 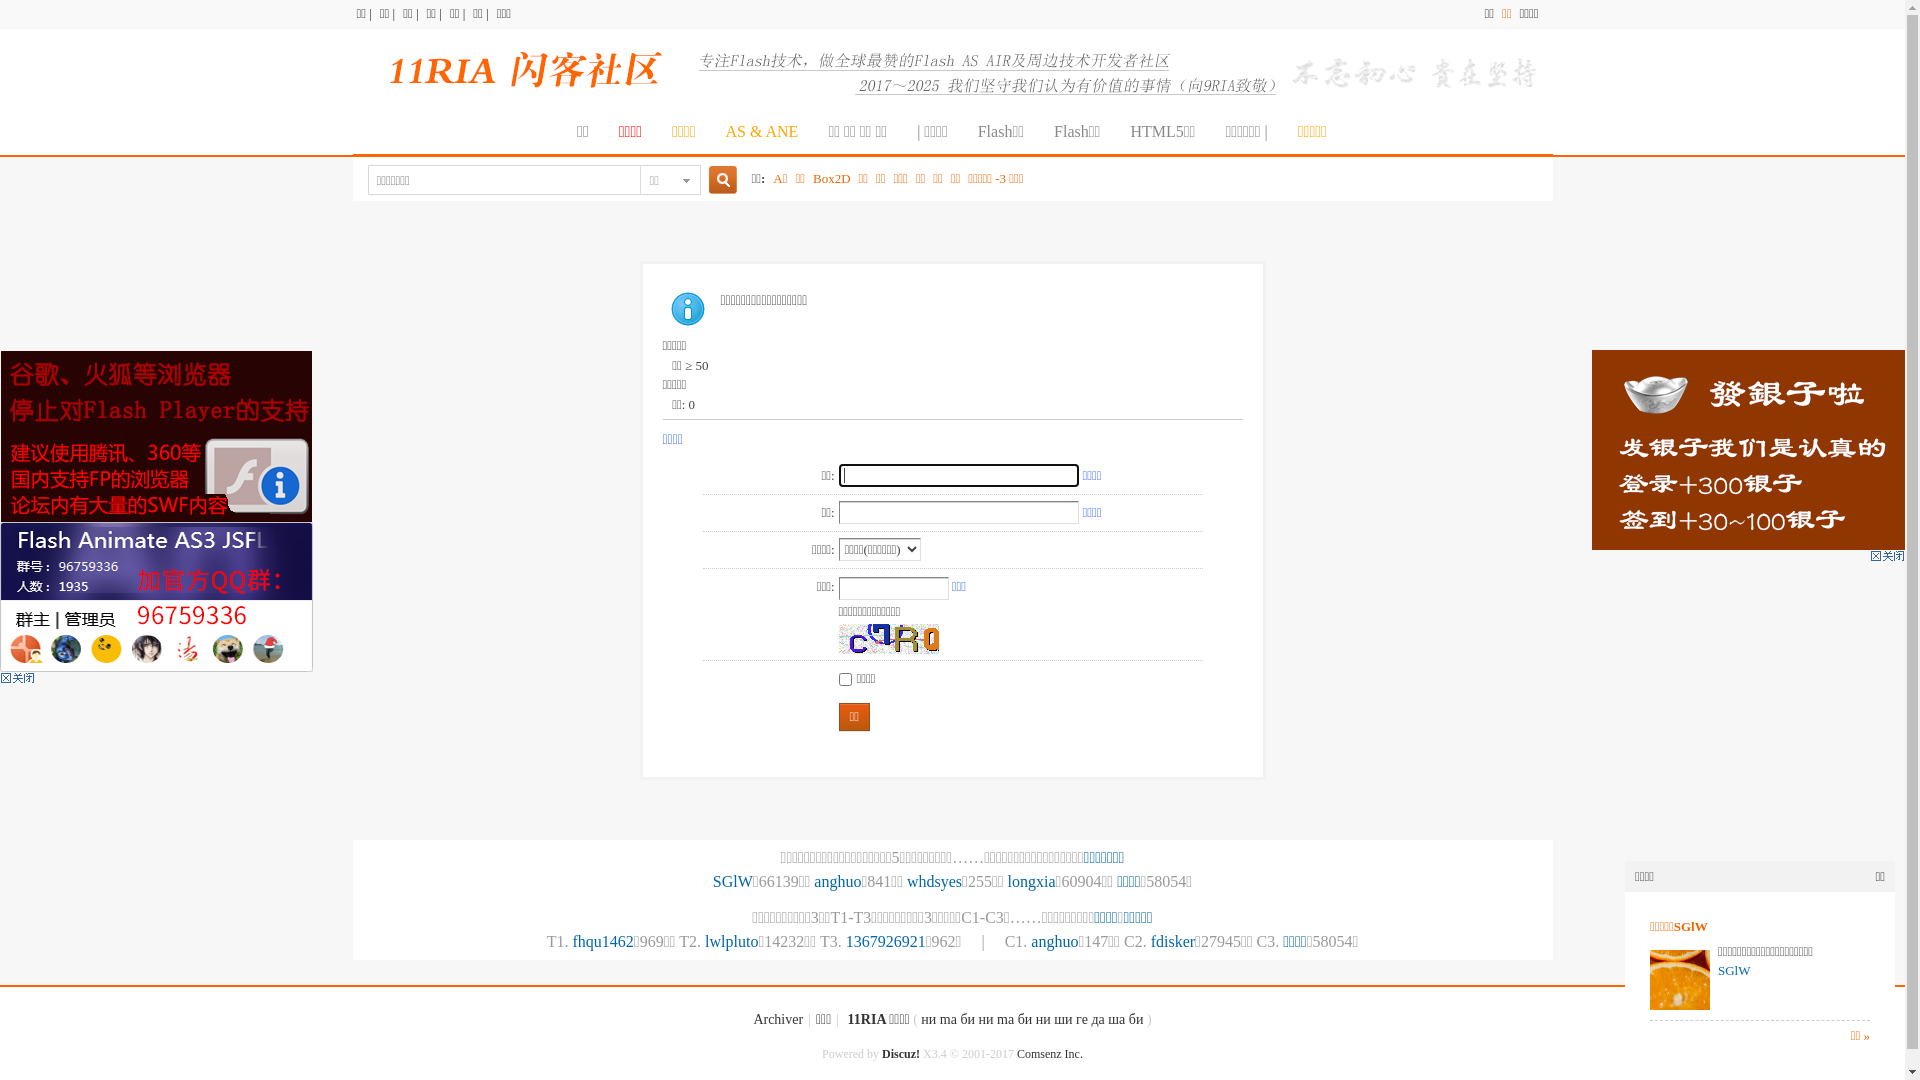 What do you see at coordinates (760, 131) in the screenshot?
I see `'AS & ANE'` at bounding box center [760, 131].